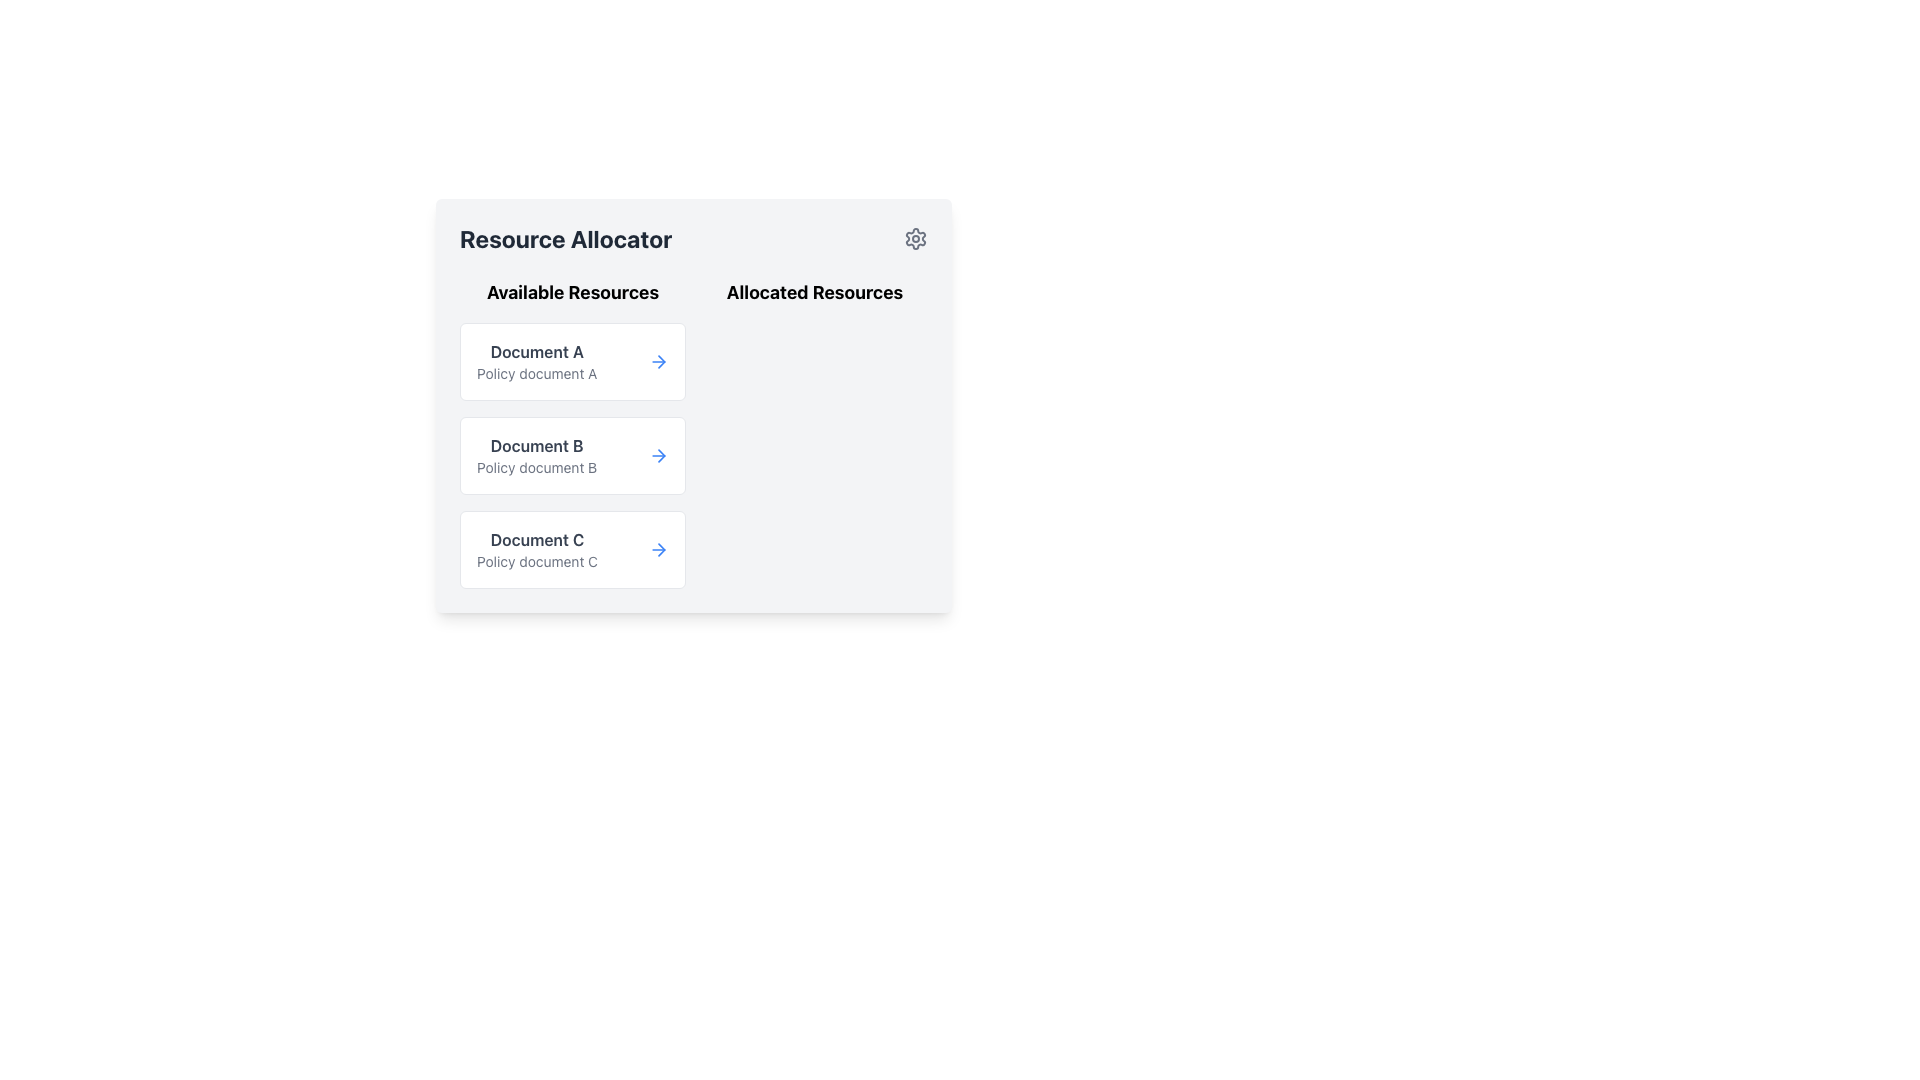 This screenshot has width=1920, height=1080. Describe the element at coordinates (658, 550) in the screenshot. I see `the blue arrow-shaped button associated with 'Document C' located at the bottom right of the 'Available Resources' section` at that location.